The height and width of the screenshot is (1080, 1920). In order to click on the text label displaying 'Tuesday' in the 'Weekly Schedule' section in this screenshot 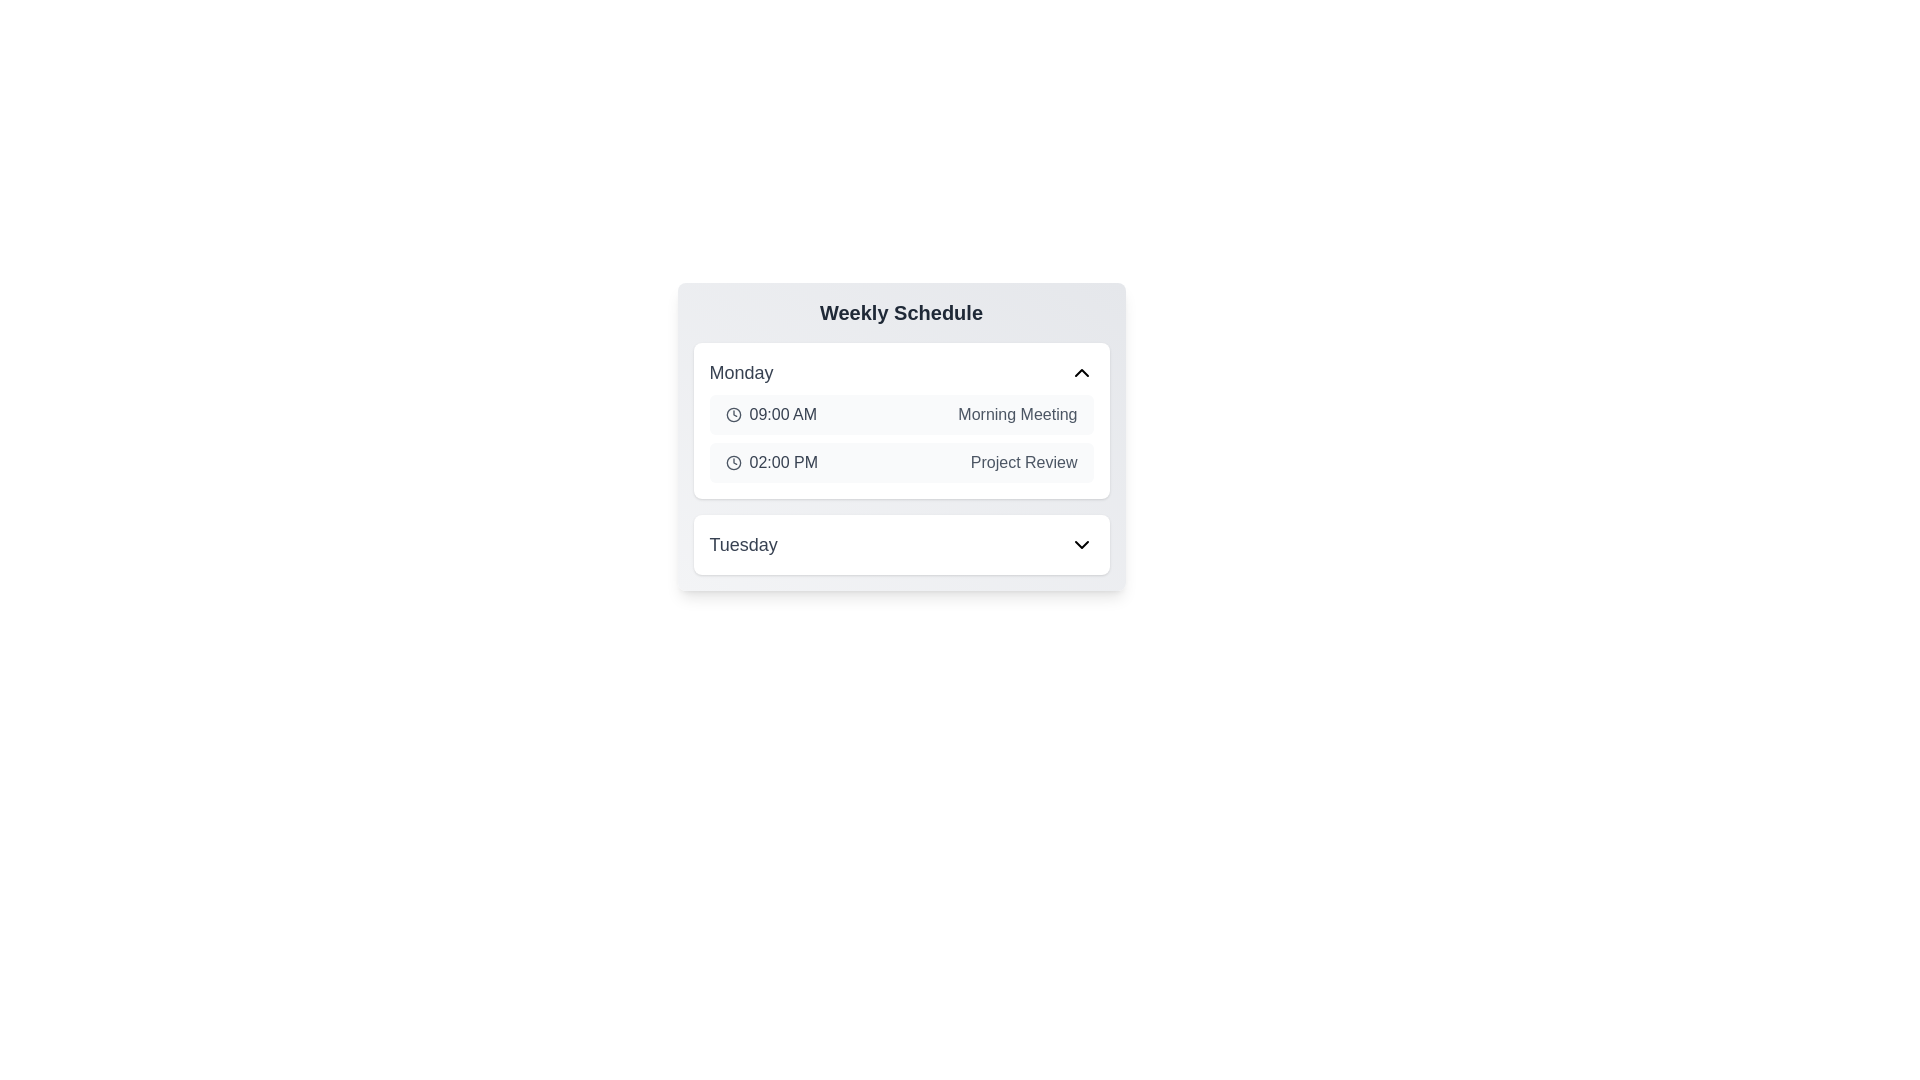, I will do `click(742, 544)`.